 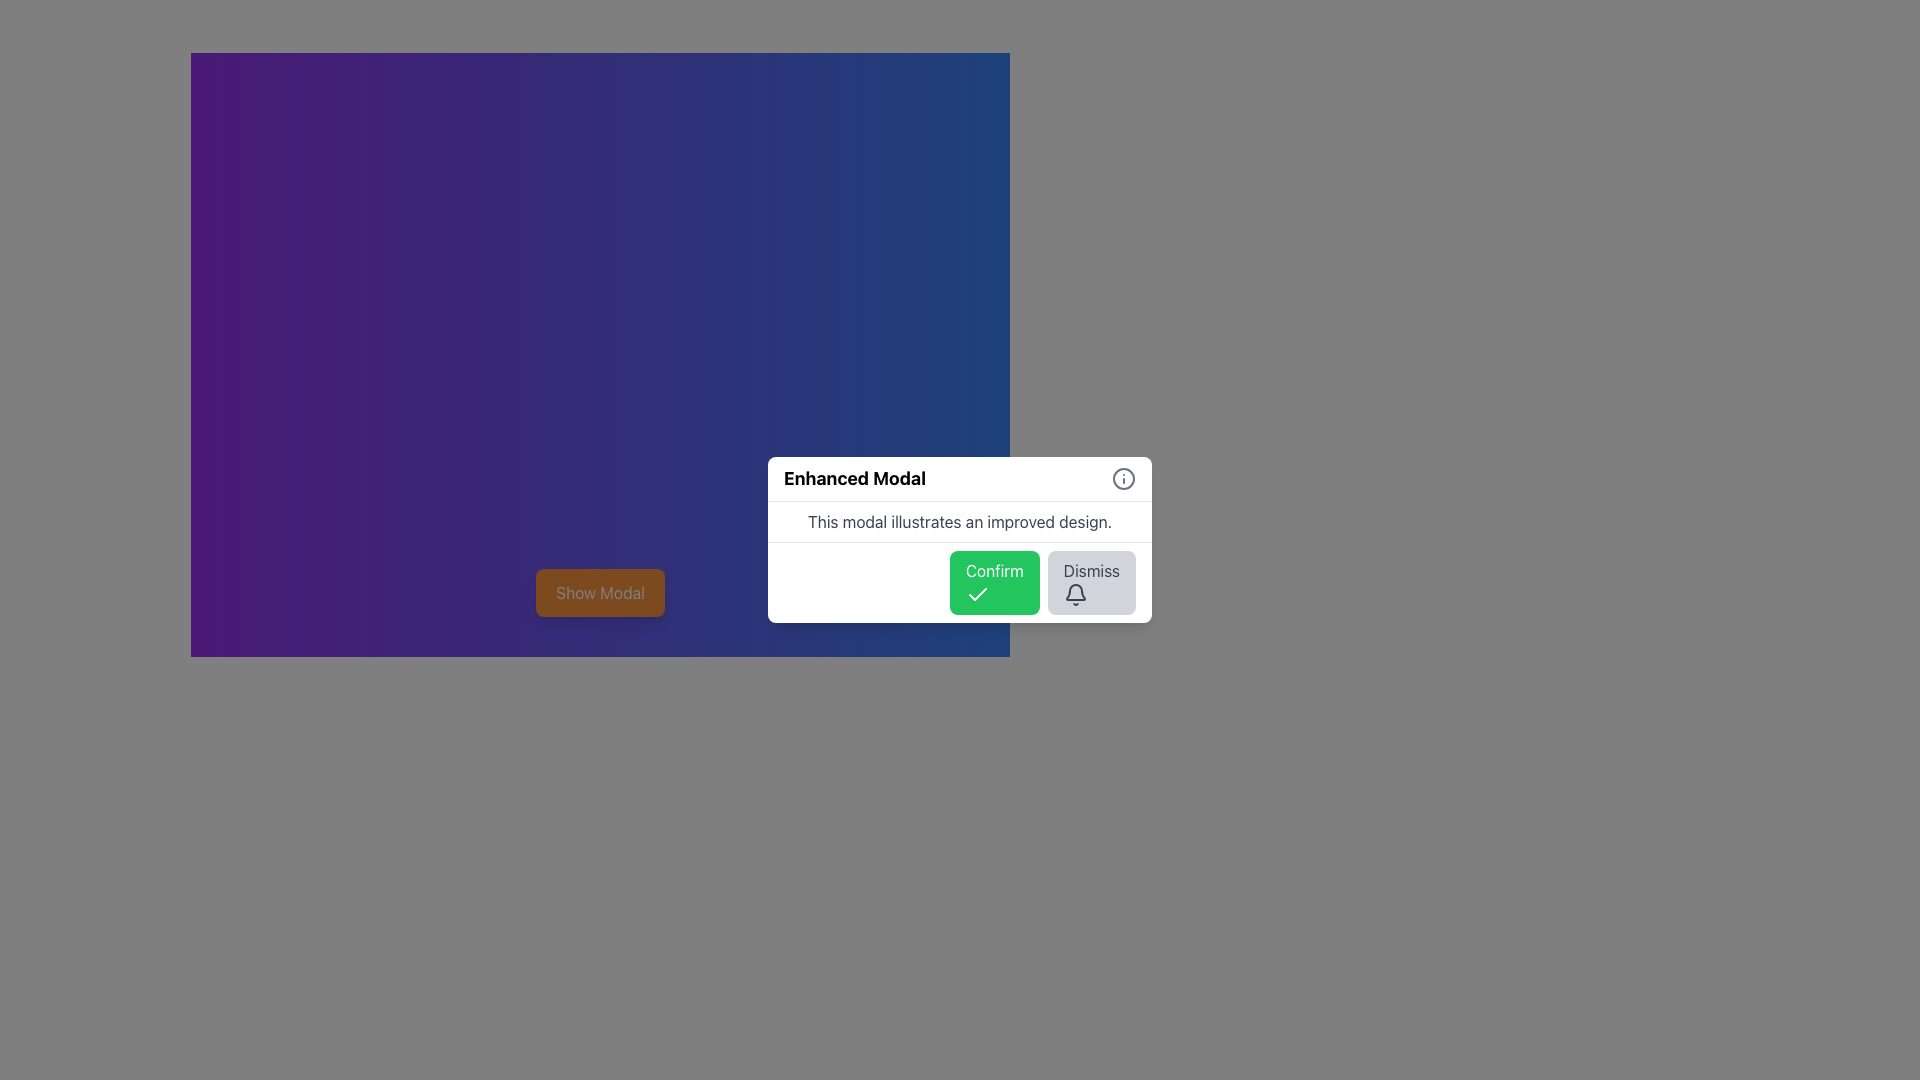 What do you see at coordinates (1074, 593) in the screenshot?
I see `the bell icon located within the 'Dismiss' button, which is positioned to the left of the text label inside the button` at bounding box center [1074, 593].